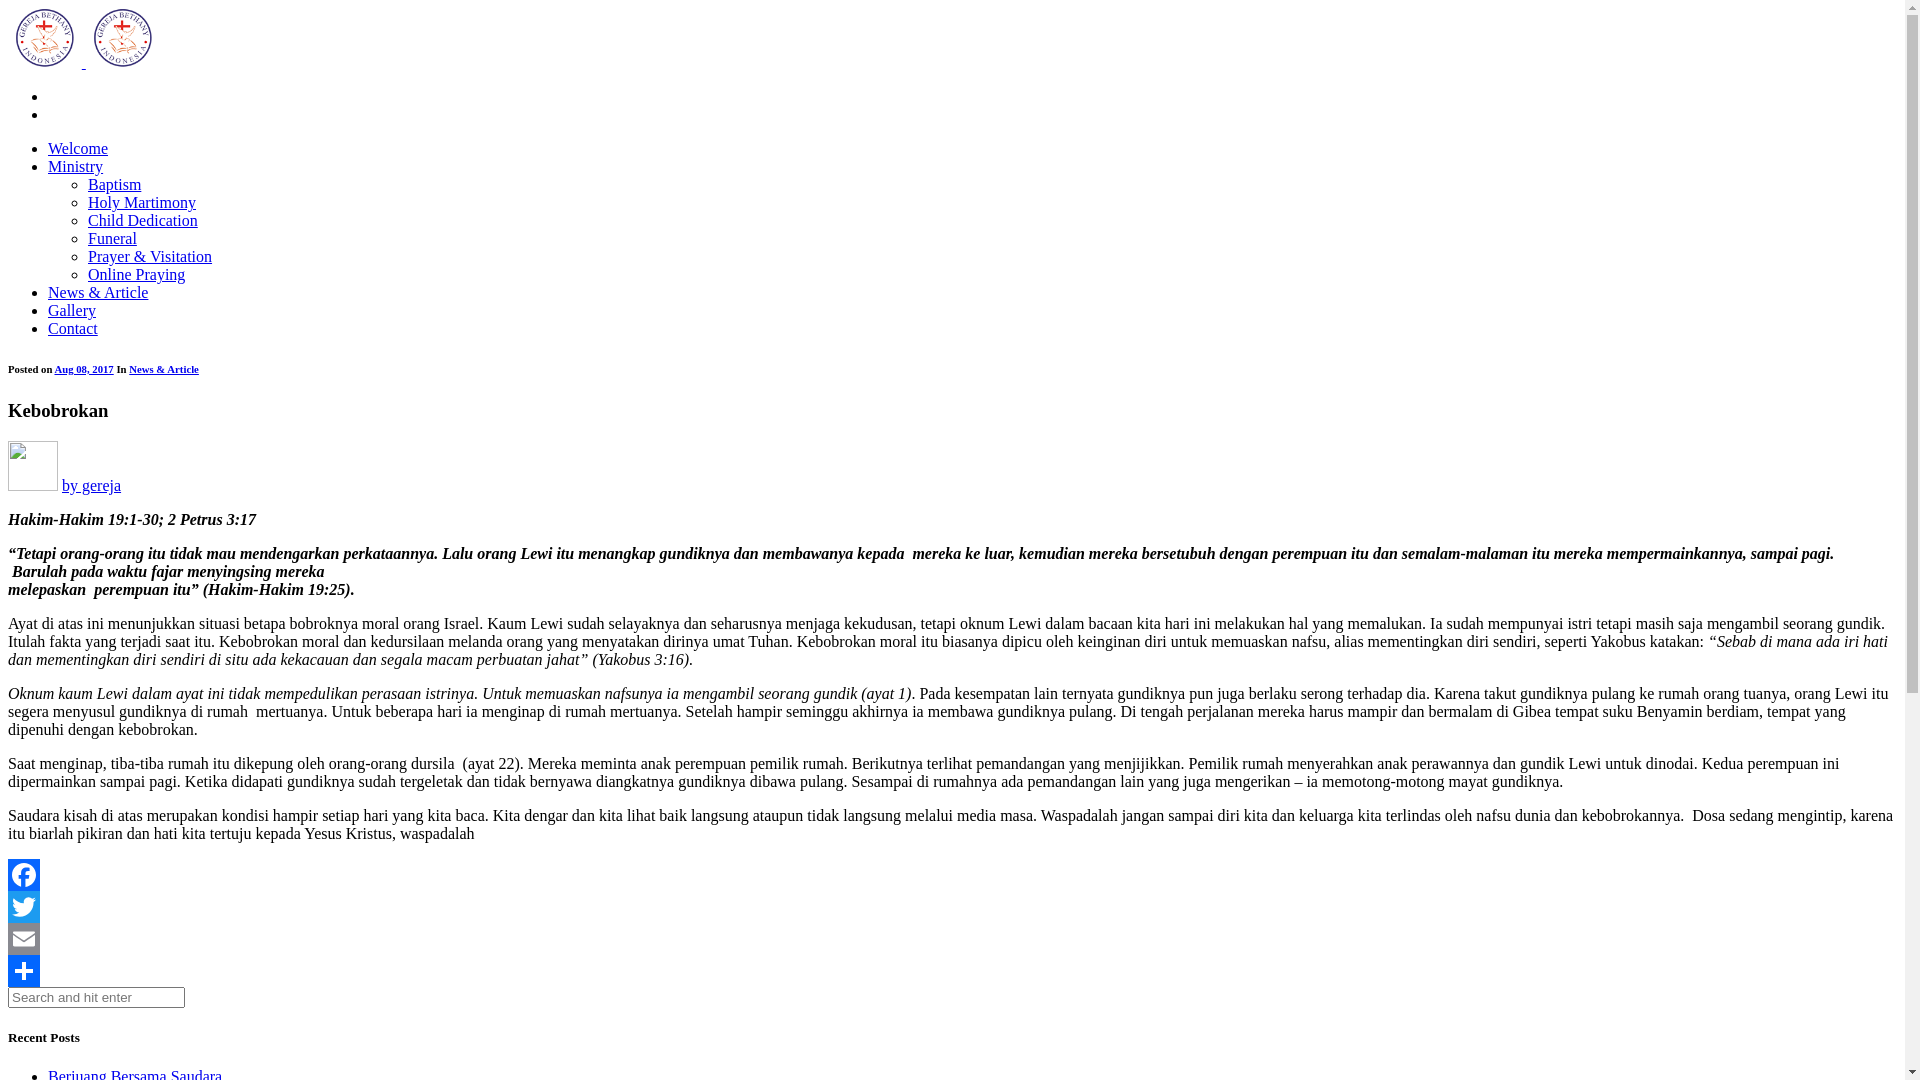 The width and height of the screenshot is (1920, 1080). Describe the element at coordinates (96, 292) in the screenshot. I see `'News & Article'` at that location.